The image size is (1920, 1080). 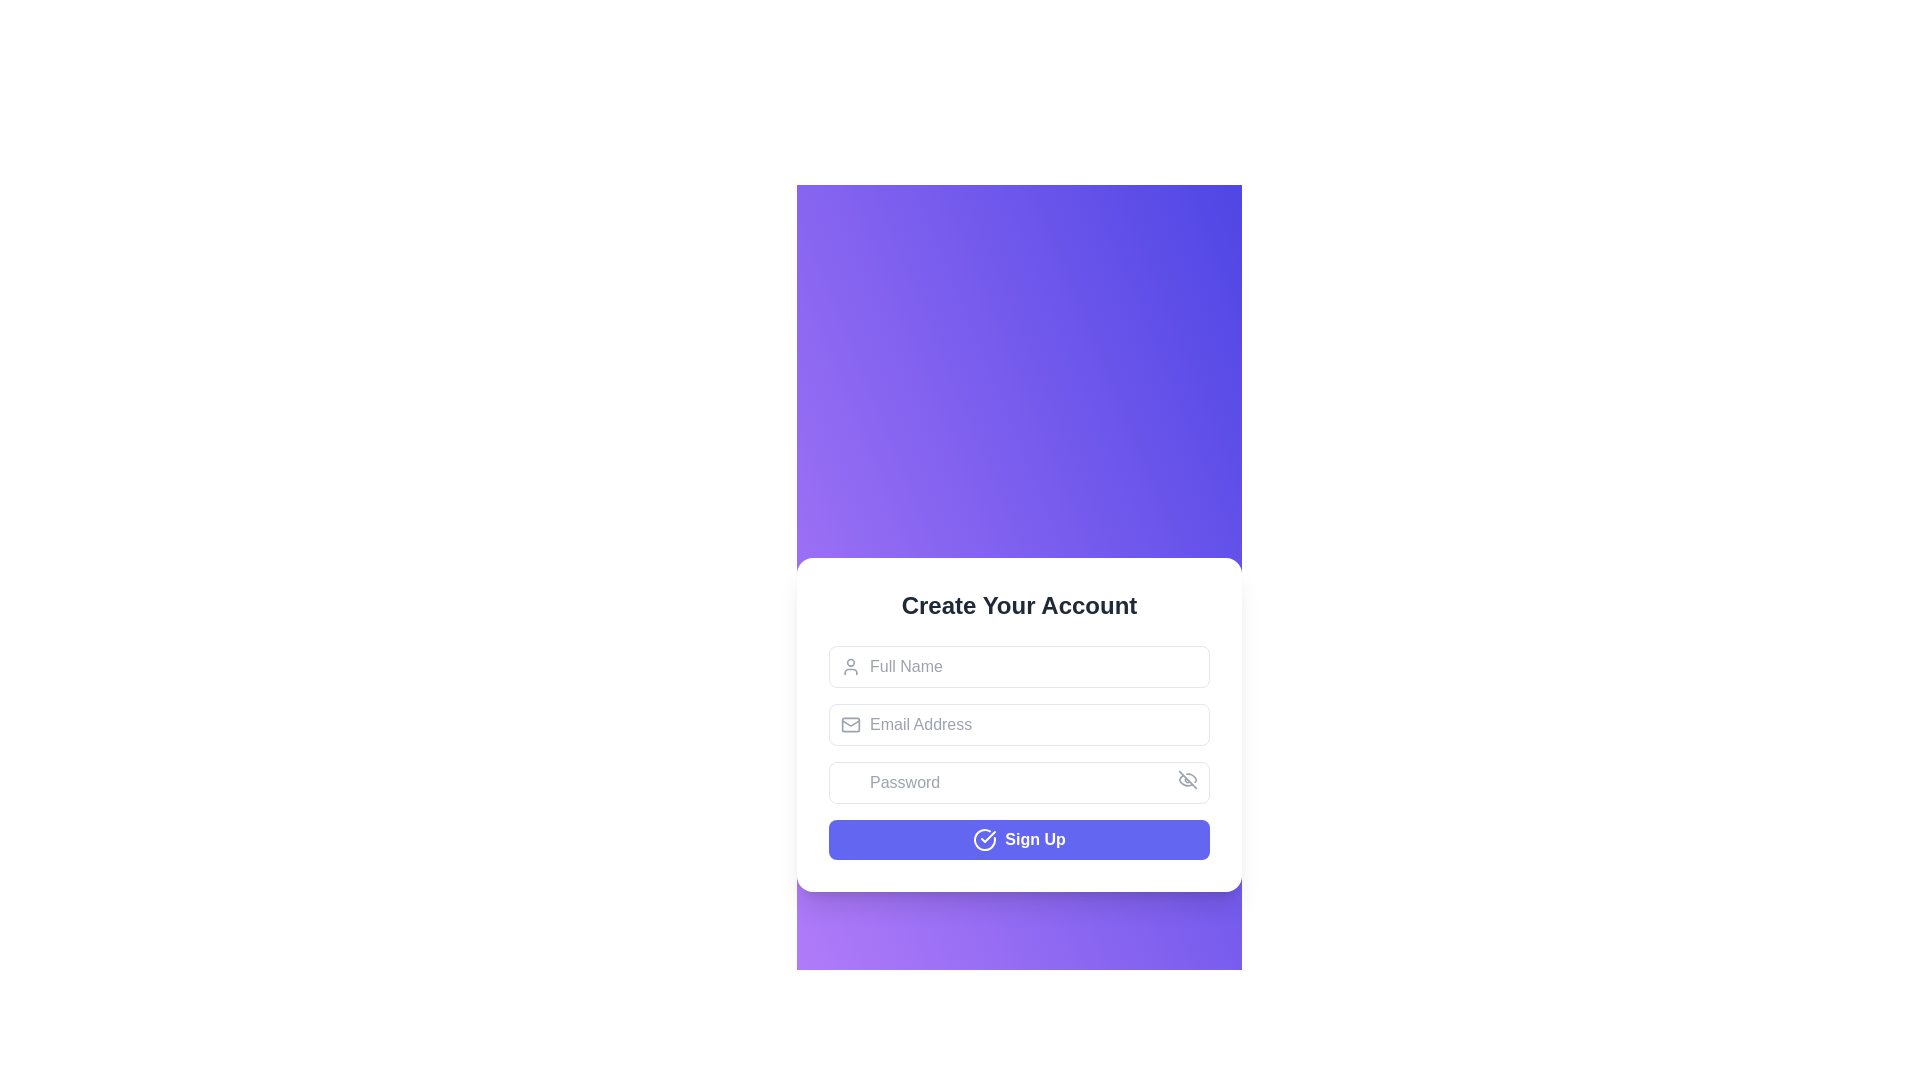 I want to click on the submit button located at the bottom of the form, below the input fields for 'Full Name', 'Email Address', and 'Password', to see the ring effect, so click(x=1019, y=840).